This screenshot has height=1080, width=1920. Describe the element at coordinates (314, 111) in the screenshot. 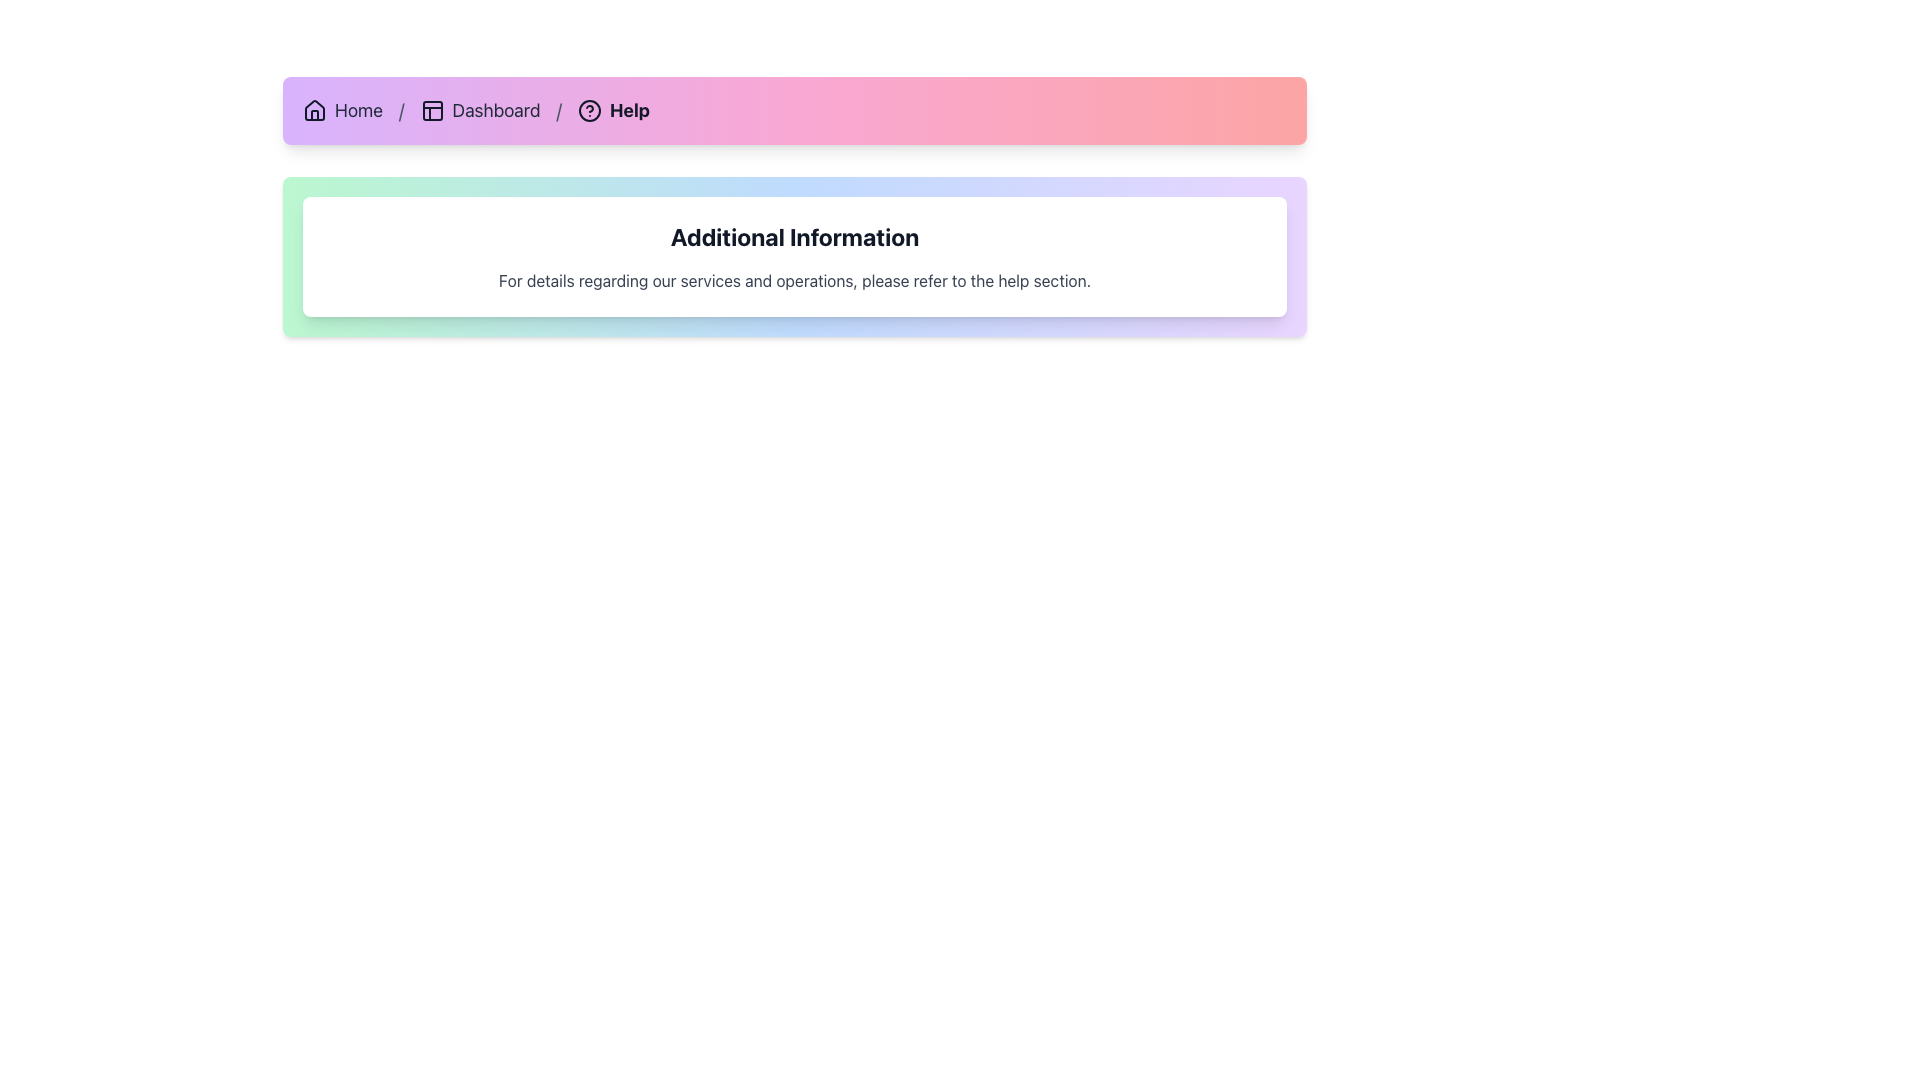

I see `the house-shaped icon located at the top-left corner of the breadcrumb navigation bar` at that location.